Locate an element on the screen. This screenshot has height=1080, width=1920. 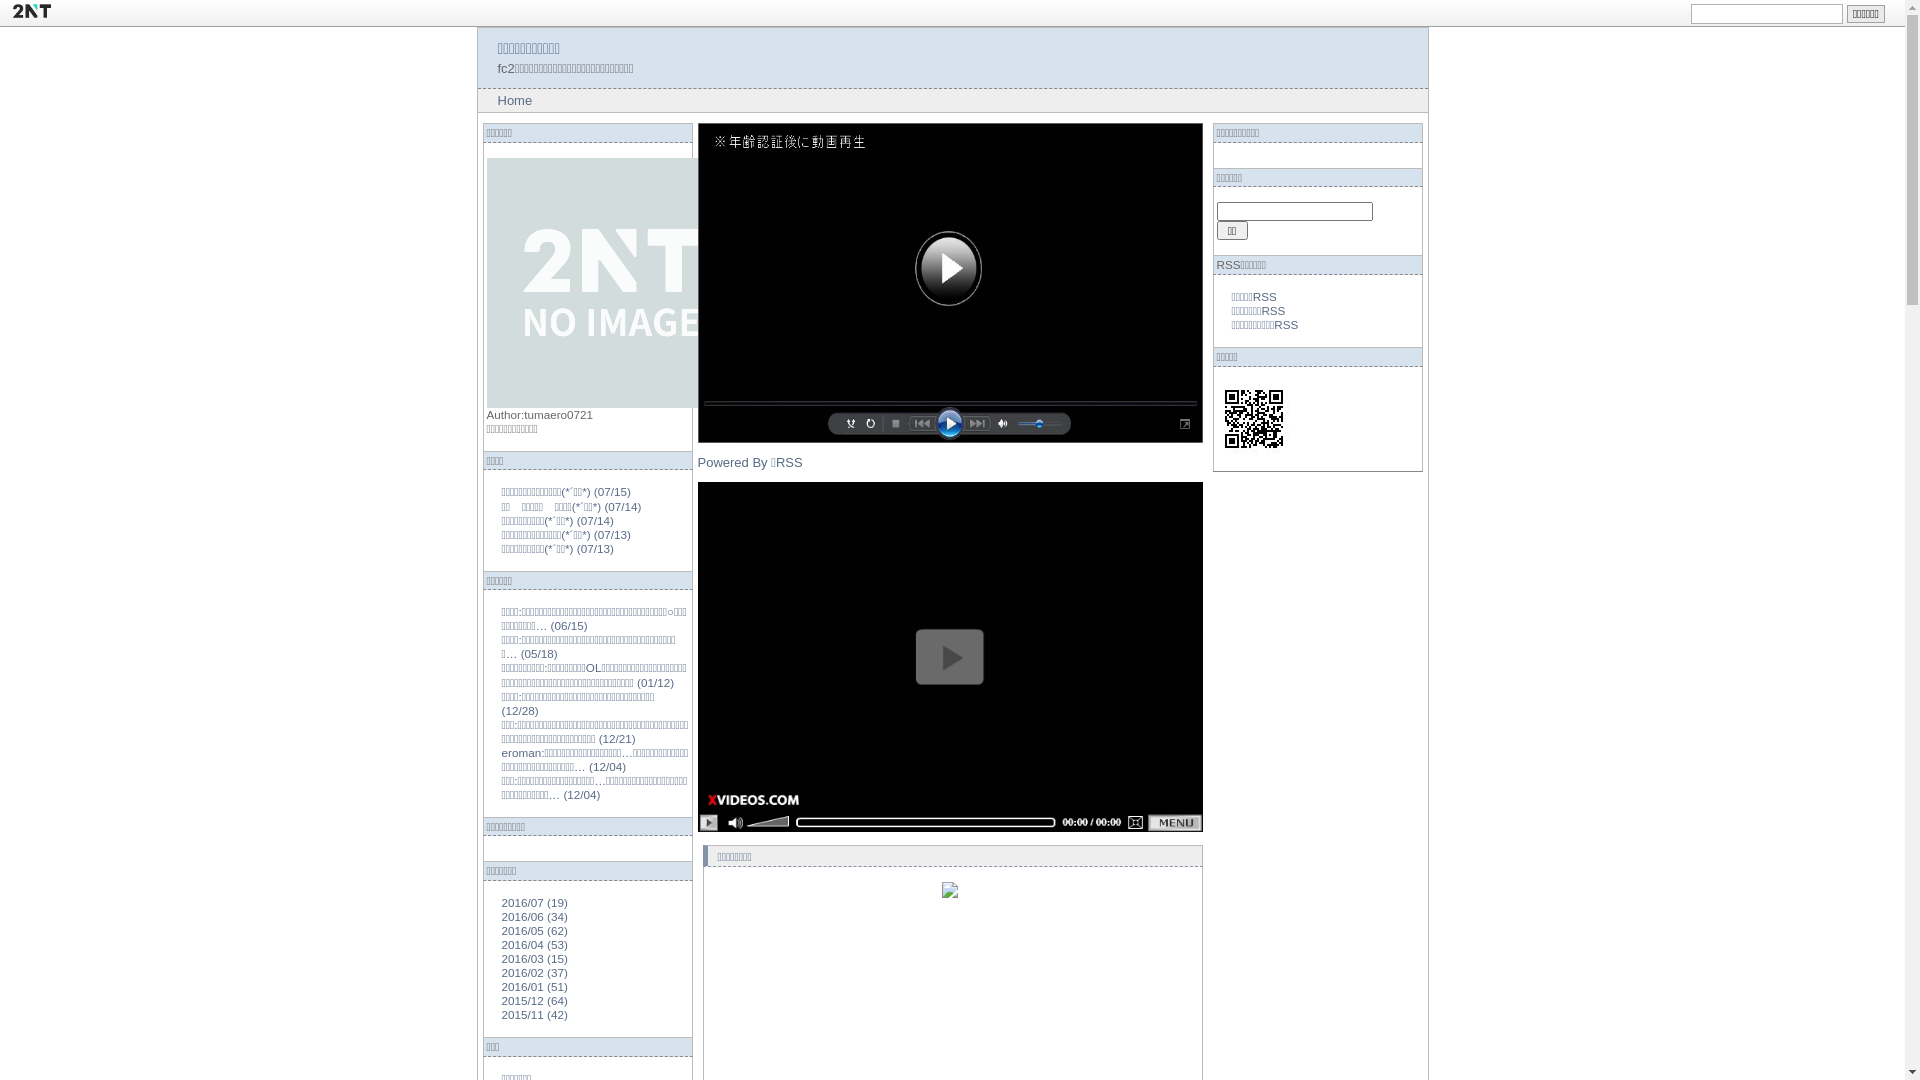
'2016/03 (15)' is located at coordinates (502, 957).